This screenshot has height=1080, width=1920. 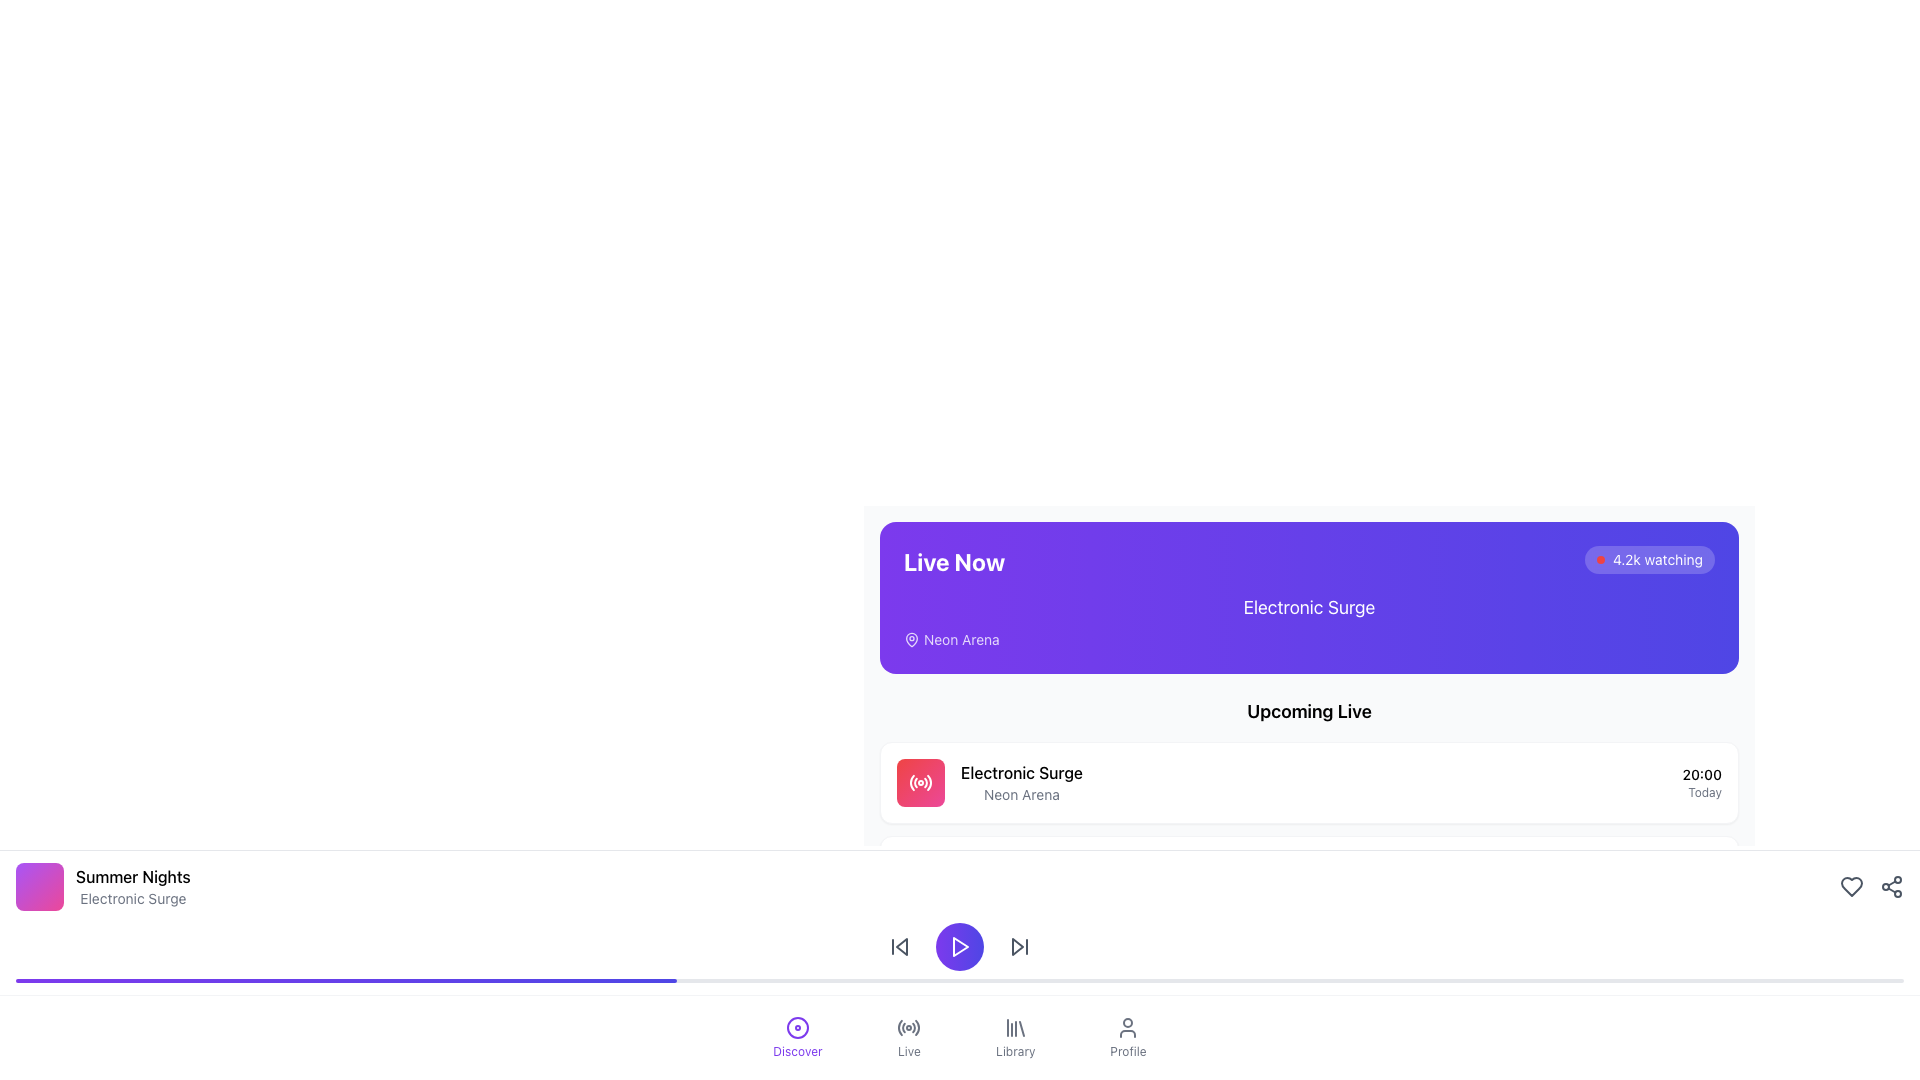 I want to click on the rounded rectangular banner with a gradient background that contains the text 'Live Now', 'Electronic Surge', and 'Neon Arena', located in the upper center area of the interface, so click(x=1309, y=596).